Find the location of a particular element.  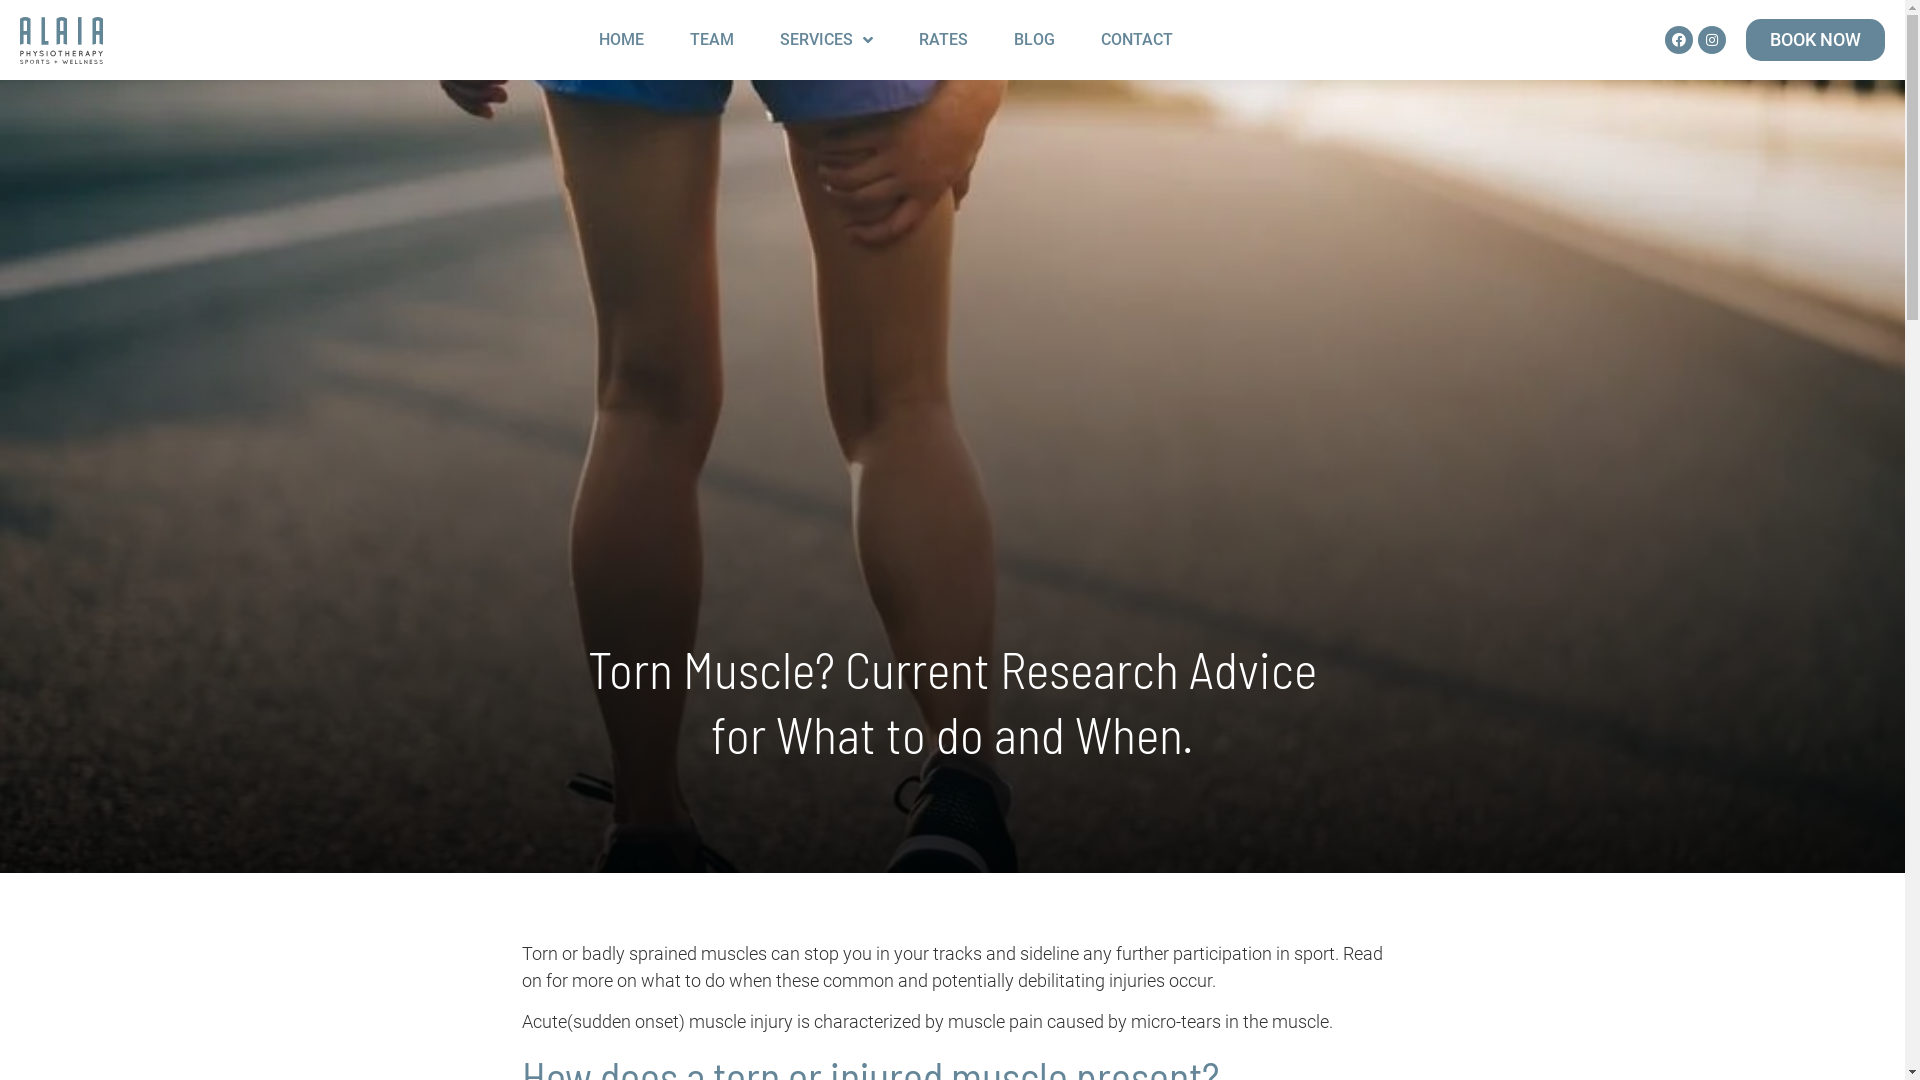

'RATES' is located at coordinates (942, 39).